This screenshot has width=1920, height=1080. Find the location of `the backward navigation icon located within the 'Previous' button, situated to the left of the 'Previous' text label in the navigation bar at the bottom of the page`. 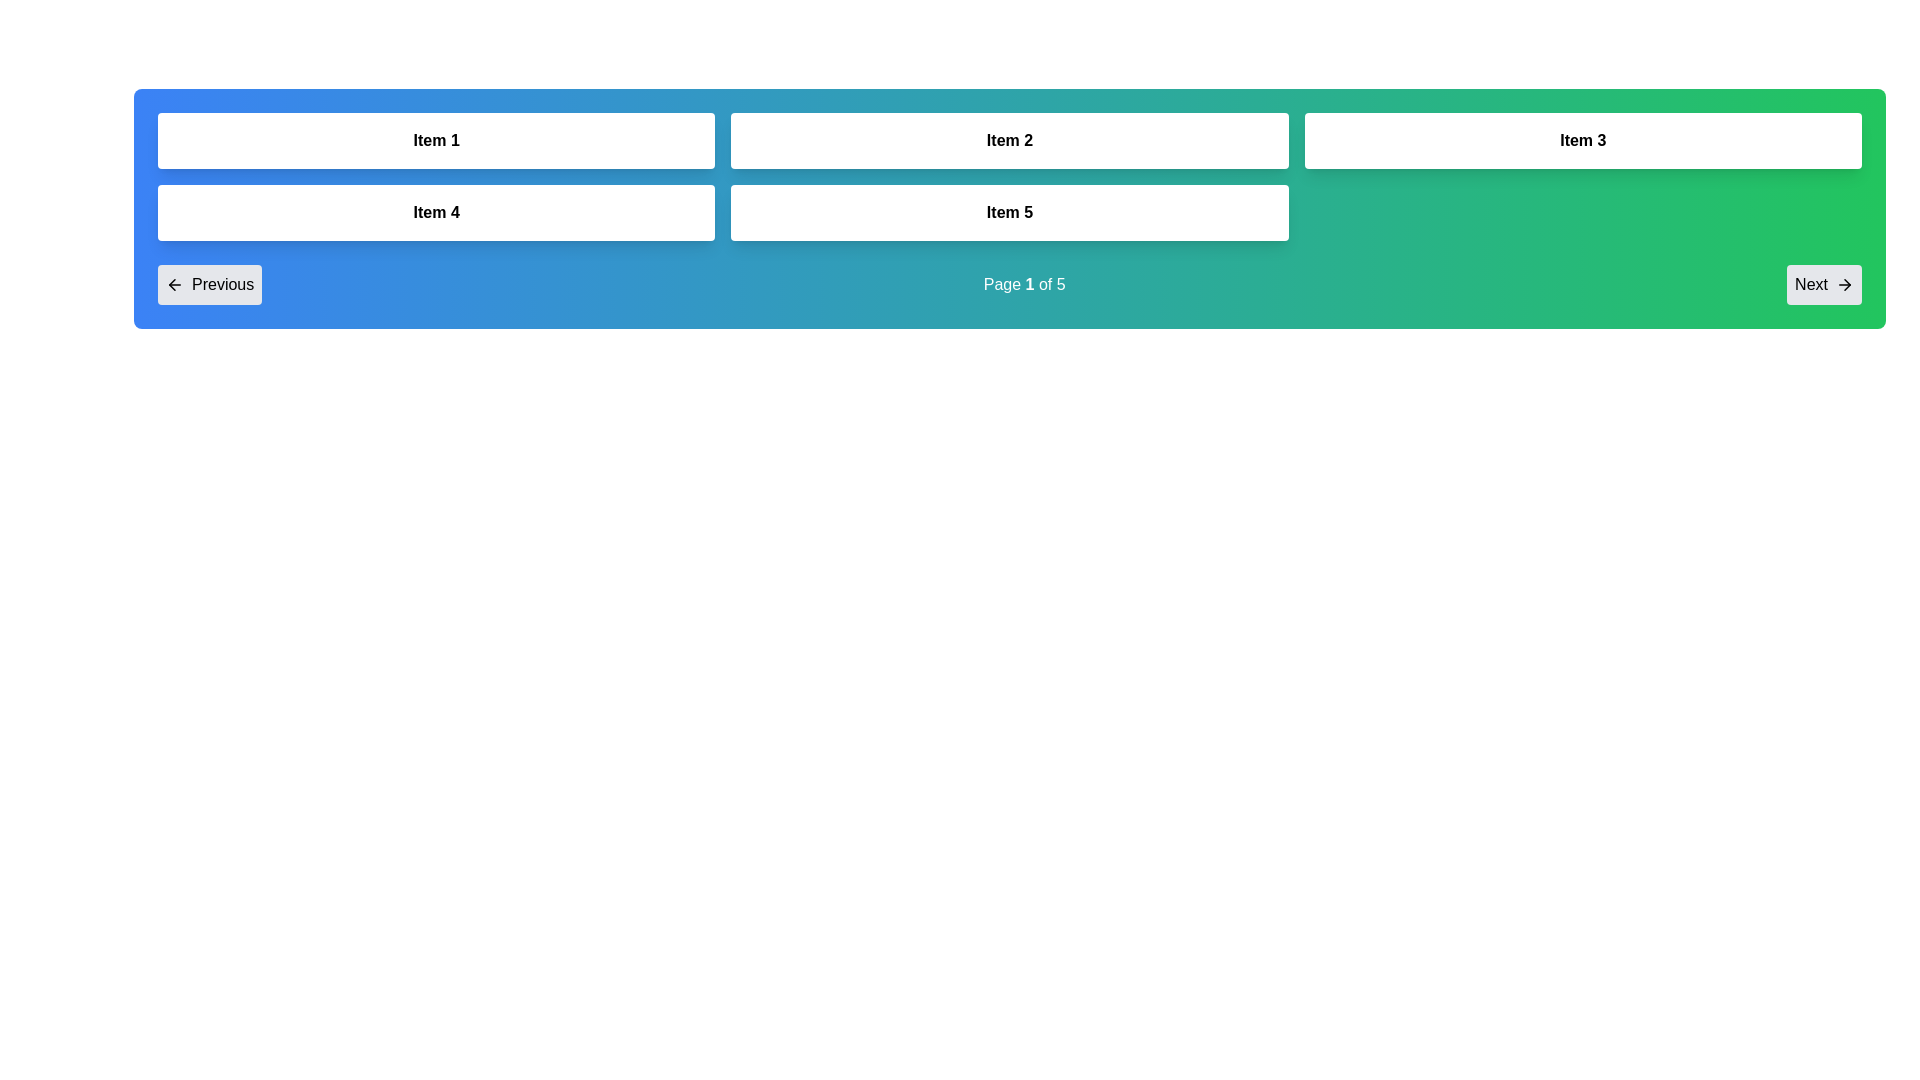

the backward navigation icon located within the 'Previous' button, situated to the left of the 'Previous' text label in the navigation bar at the bottom of the page is located at coordinates (174, 285).